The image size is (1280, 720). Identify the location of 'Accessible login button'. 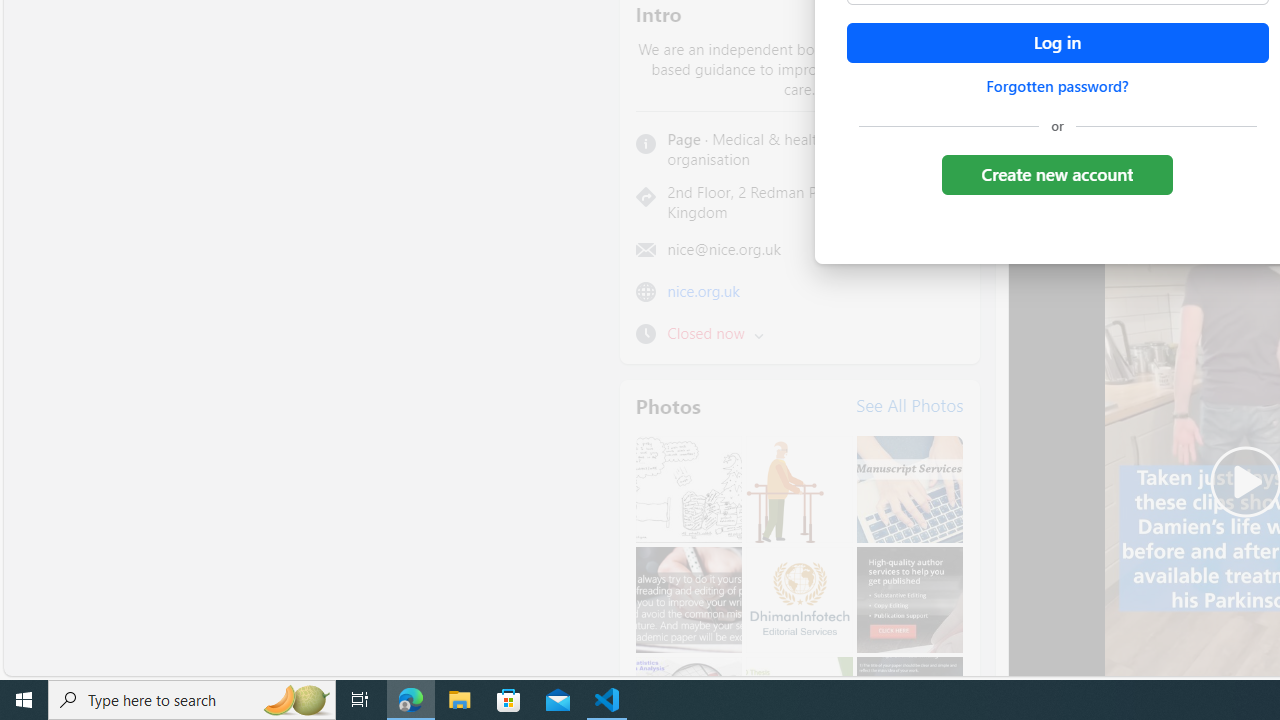
(1056, 43).